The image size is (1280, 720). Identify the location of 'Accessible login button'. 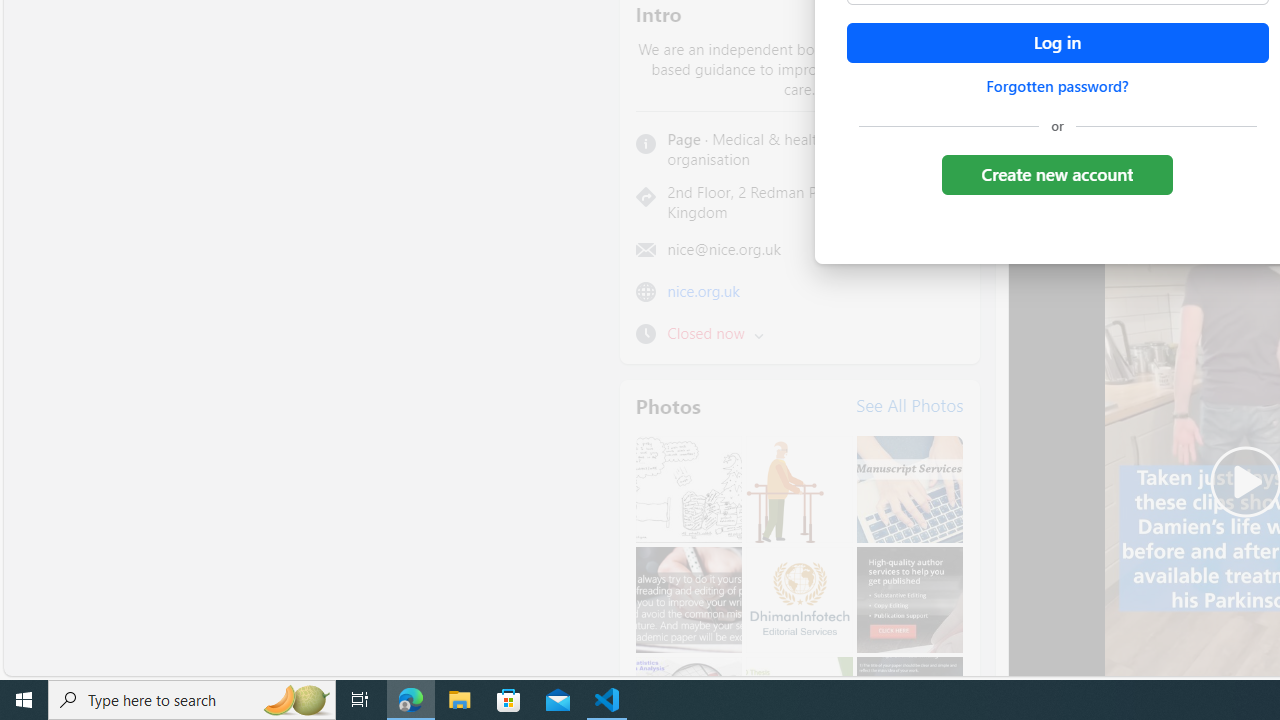
(1056, 43).